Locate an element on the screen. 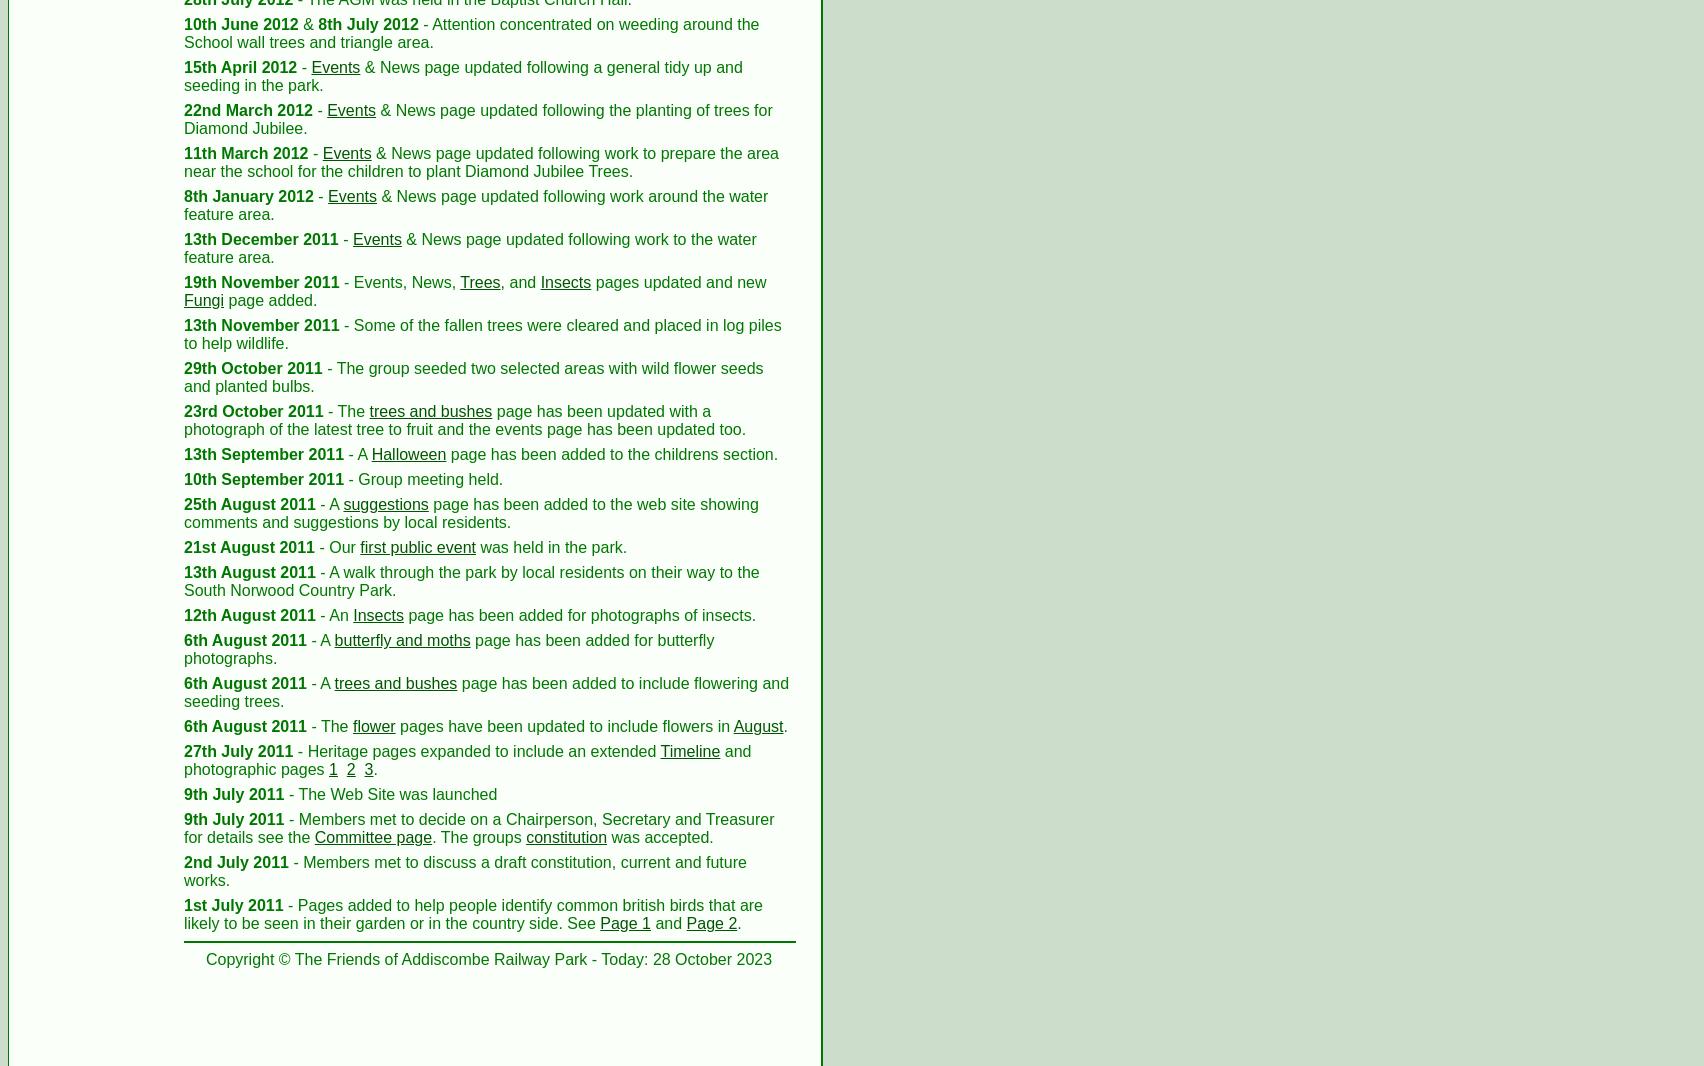 The image size is (1704, 1066). 'page added.' is located at coordinates (269, 300).